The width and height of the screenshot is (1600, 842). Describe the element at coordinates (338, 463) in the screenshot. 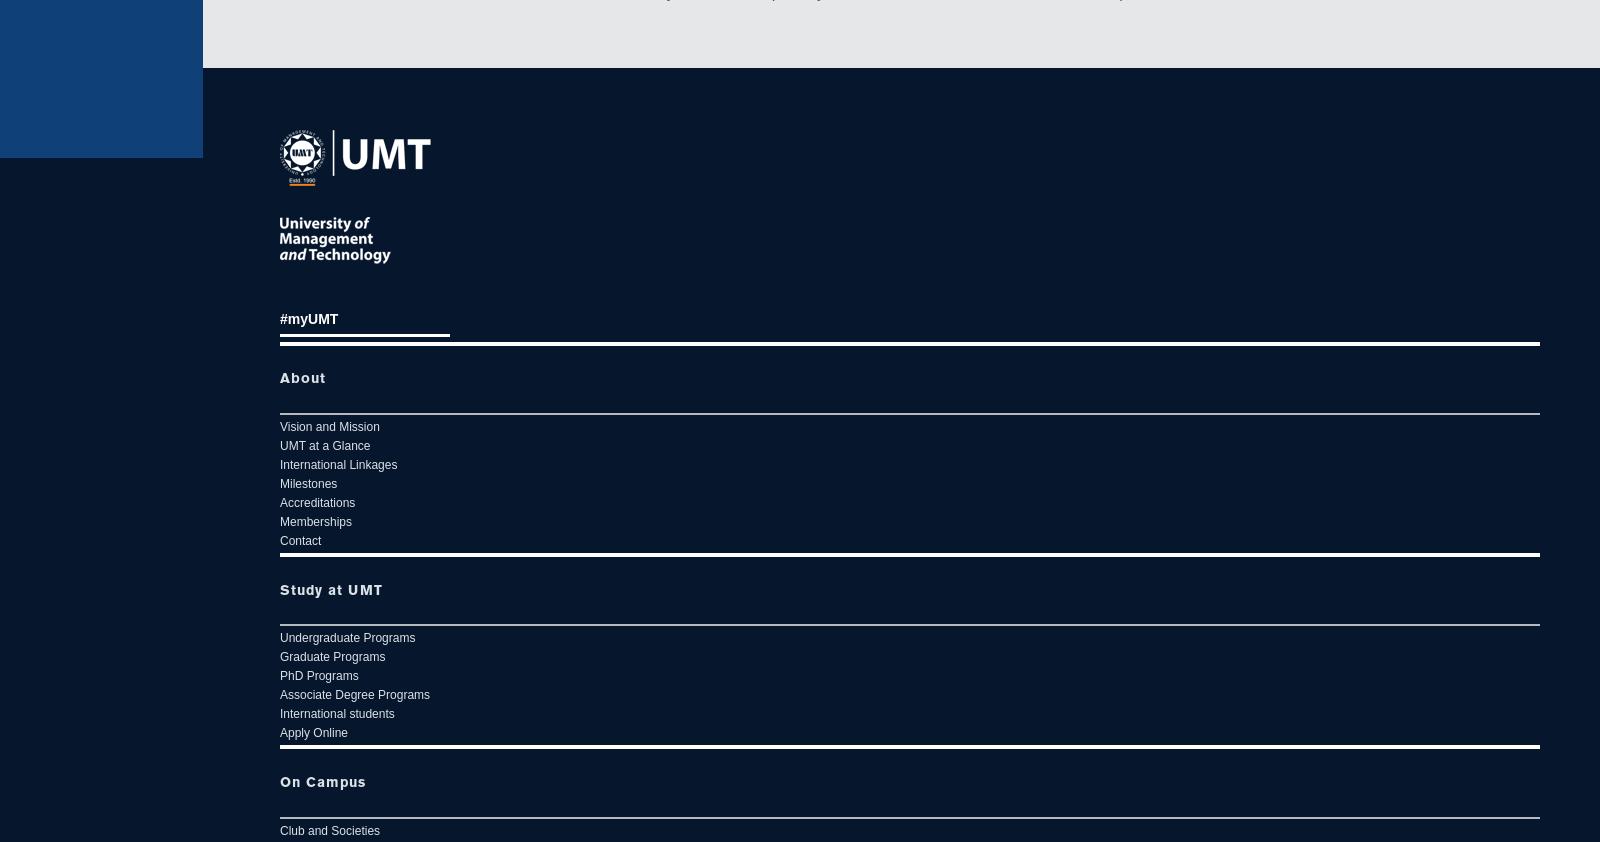

I see `'International Linkages'` at that location.